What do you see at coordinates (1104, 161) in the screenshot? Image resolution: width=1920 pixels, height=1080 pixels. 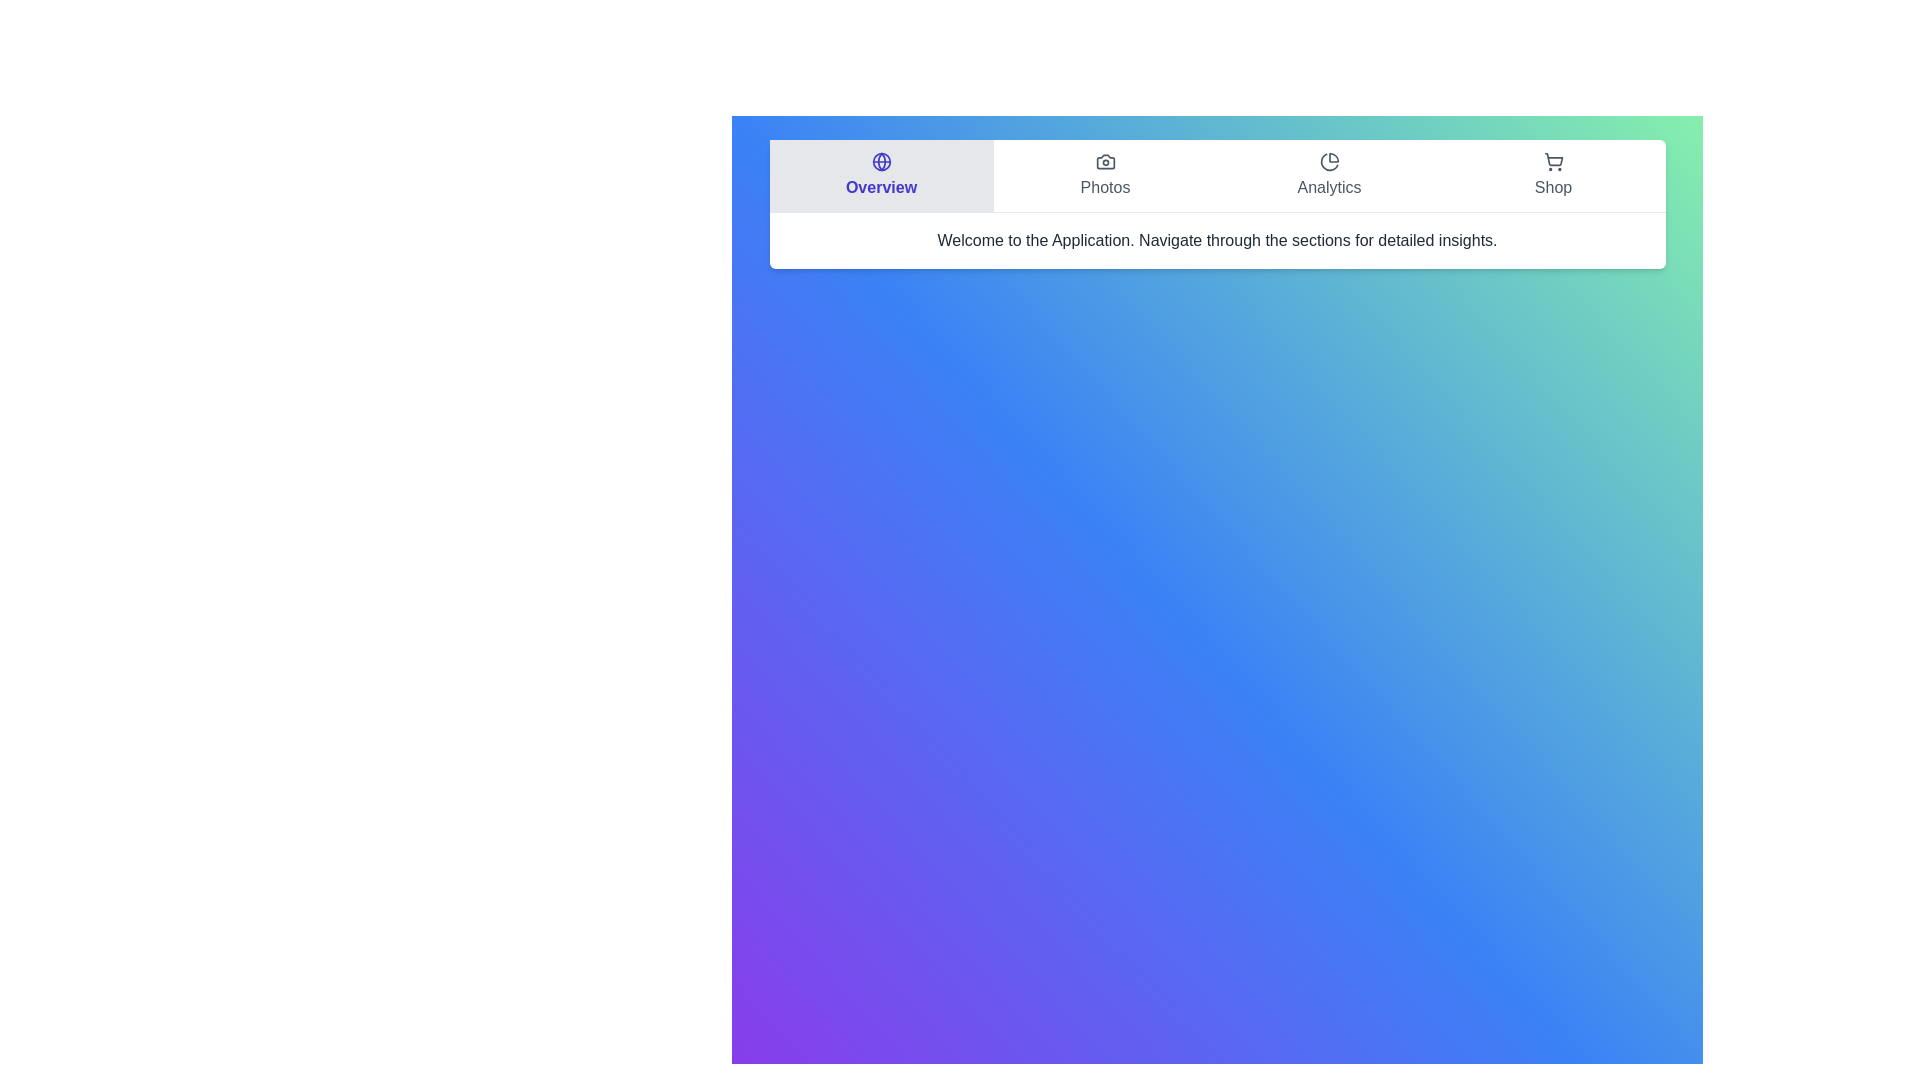 I see `the camera icon located in the 'Photos' section of the navigation header, which is styled with a clean and minimal design` at bounding box center [1104, 161].